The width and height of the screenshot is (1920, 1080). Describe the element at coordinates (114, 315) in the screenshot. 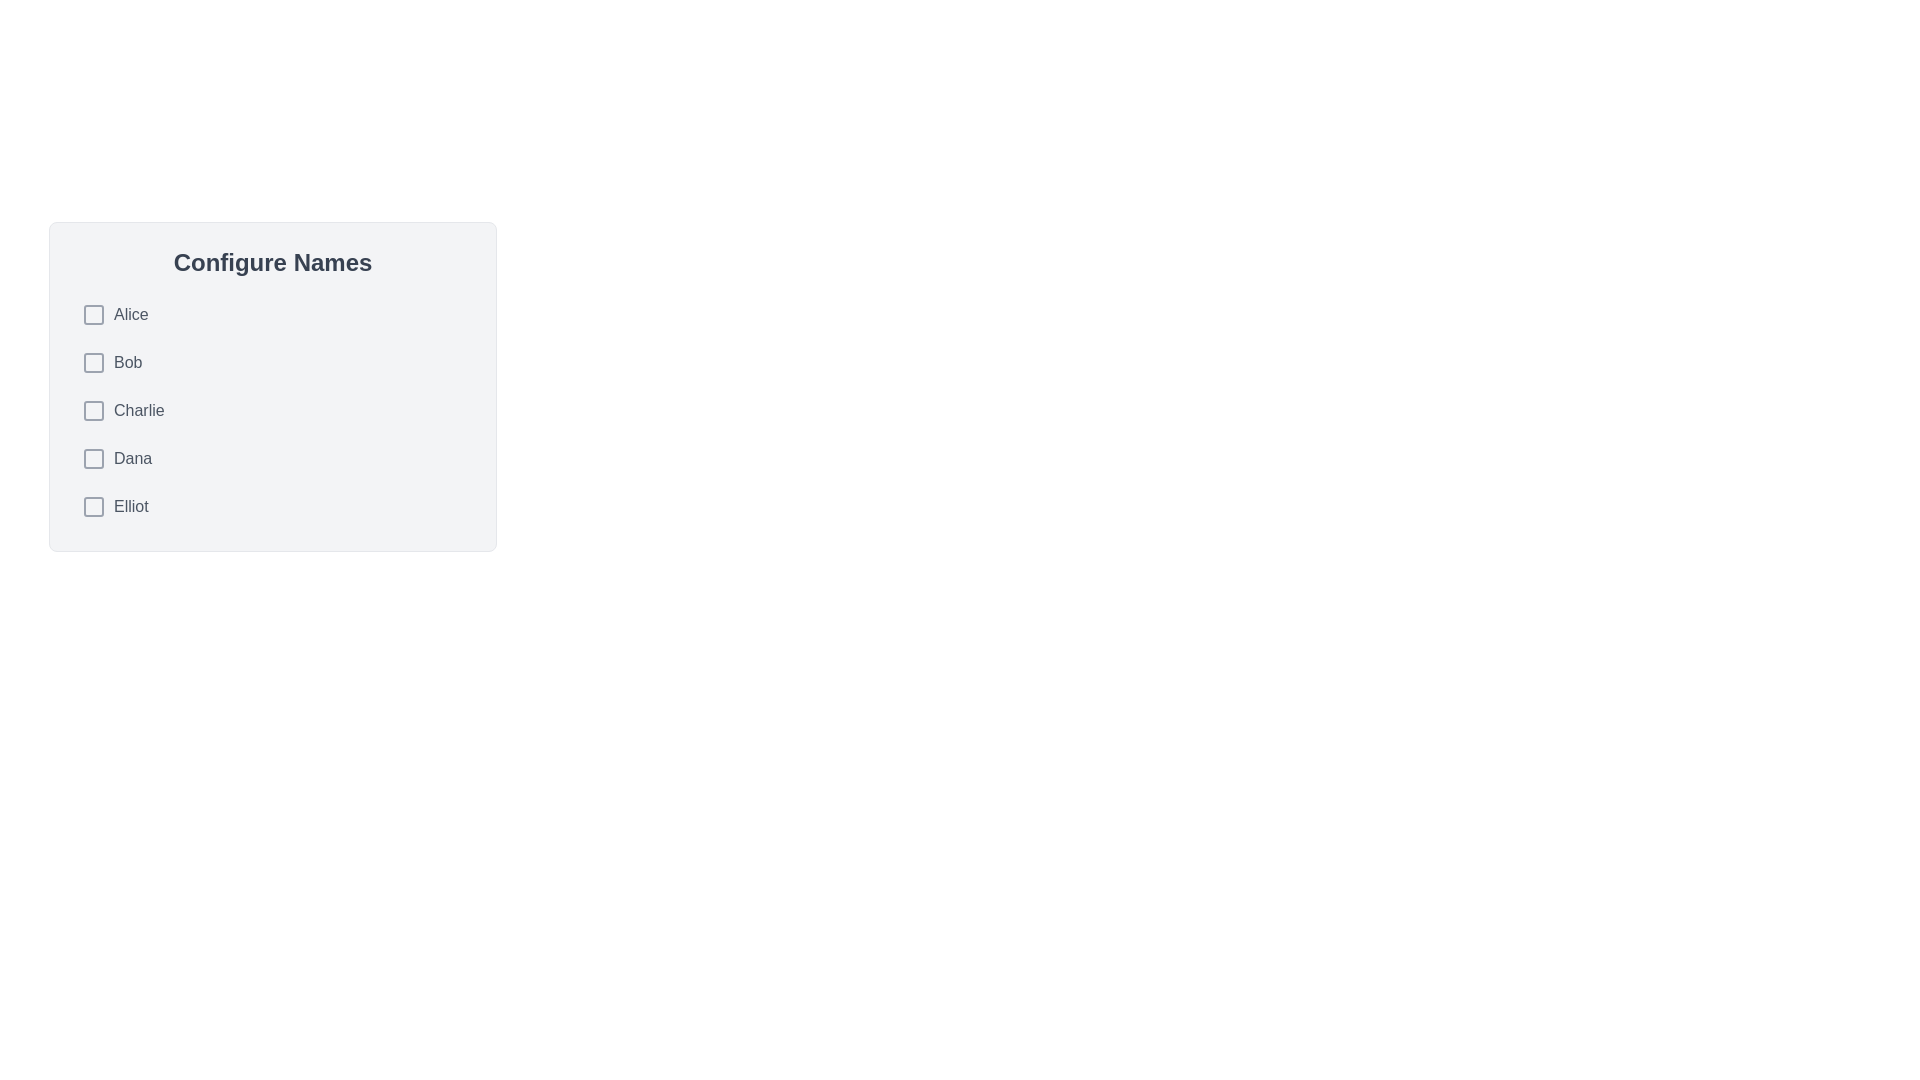

I see `the checkbox` at that location.